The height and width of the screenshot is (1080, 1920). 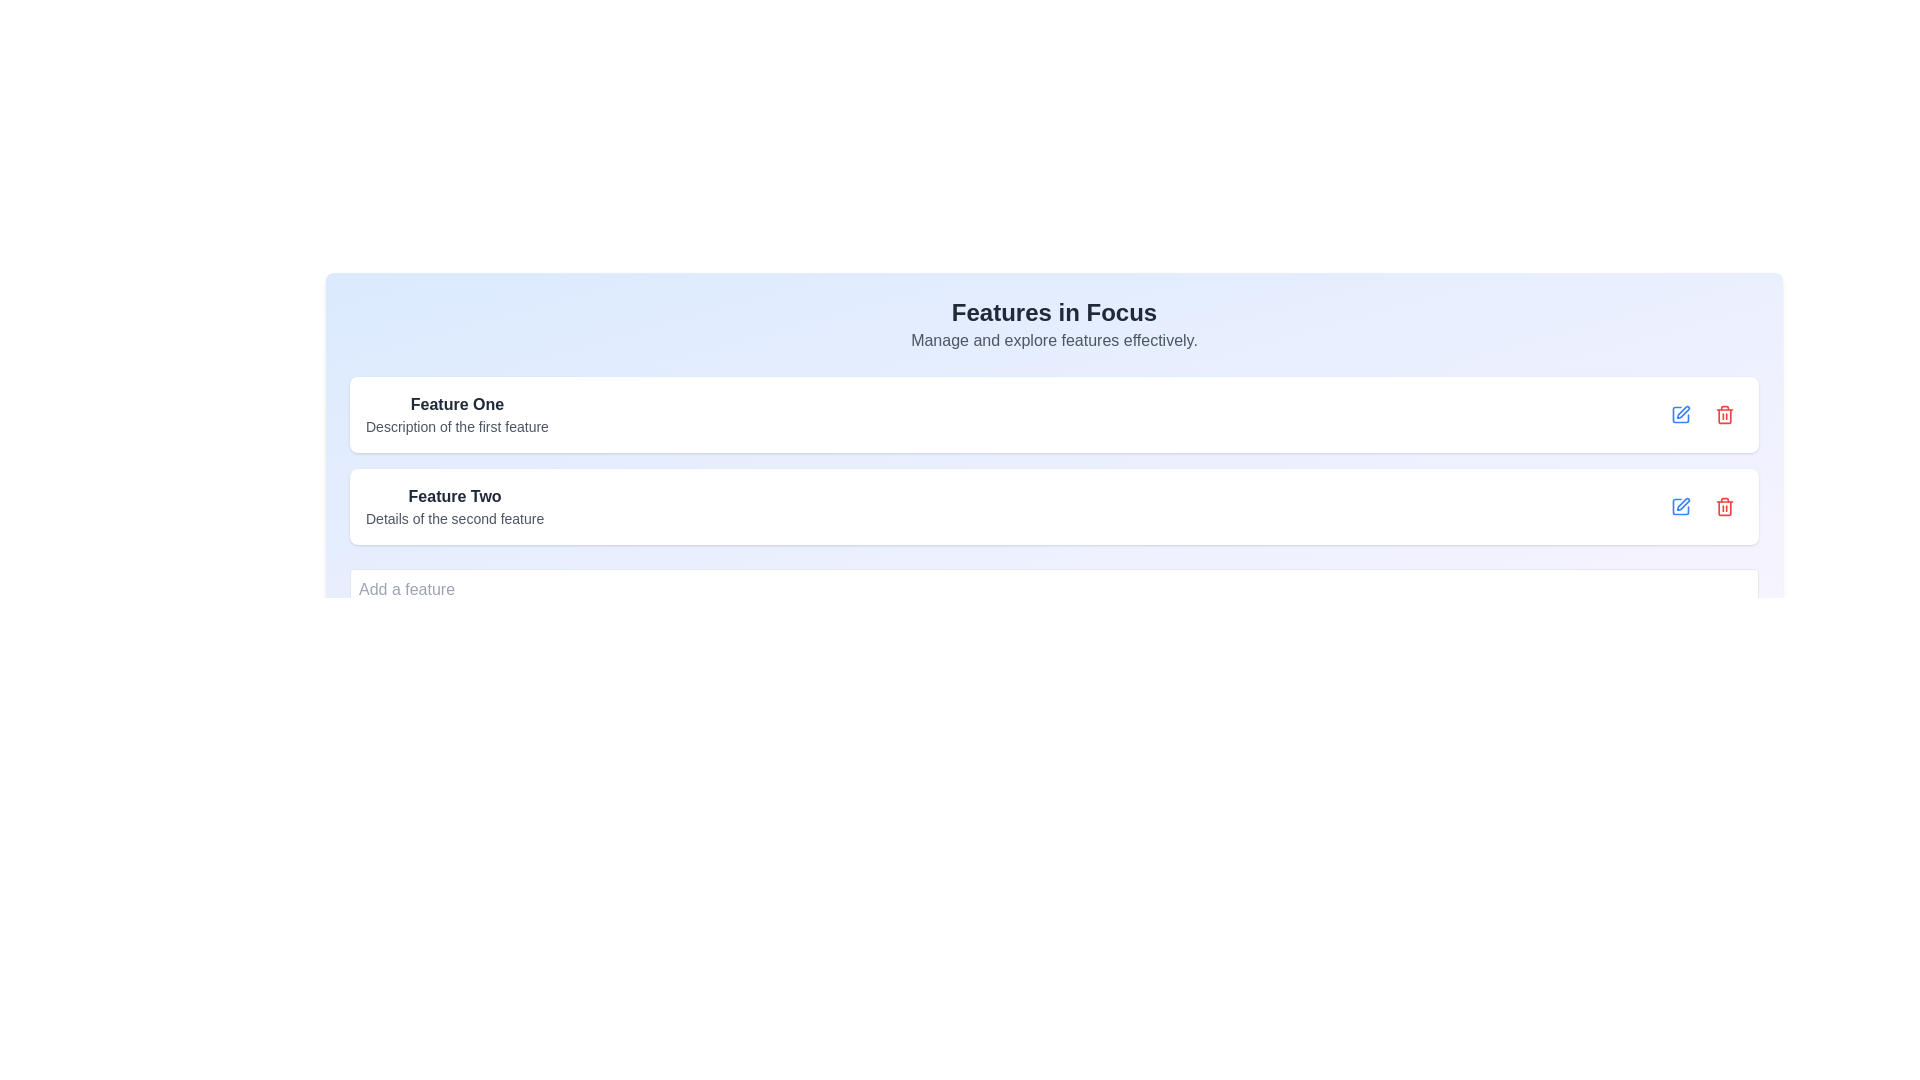 I want to click on the rectangular button with a blue pen icon, which is the first interactive button adjacent to the 'Feature Two' section, so click(x=1680, y=505).